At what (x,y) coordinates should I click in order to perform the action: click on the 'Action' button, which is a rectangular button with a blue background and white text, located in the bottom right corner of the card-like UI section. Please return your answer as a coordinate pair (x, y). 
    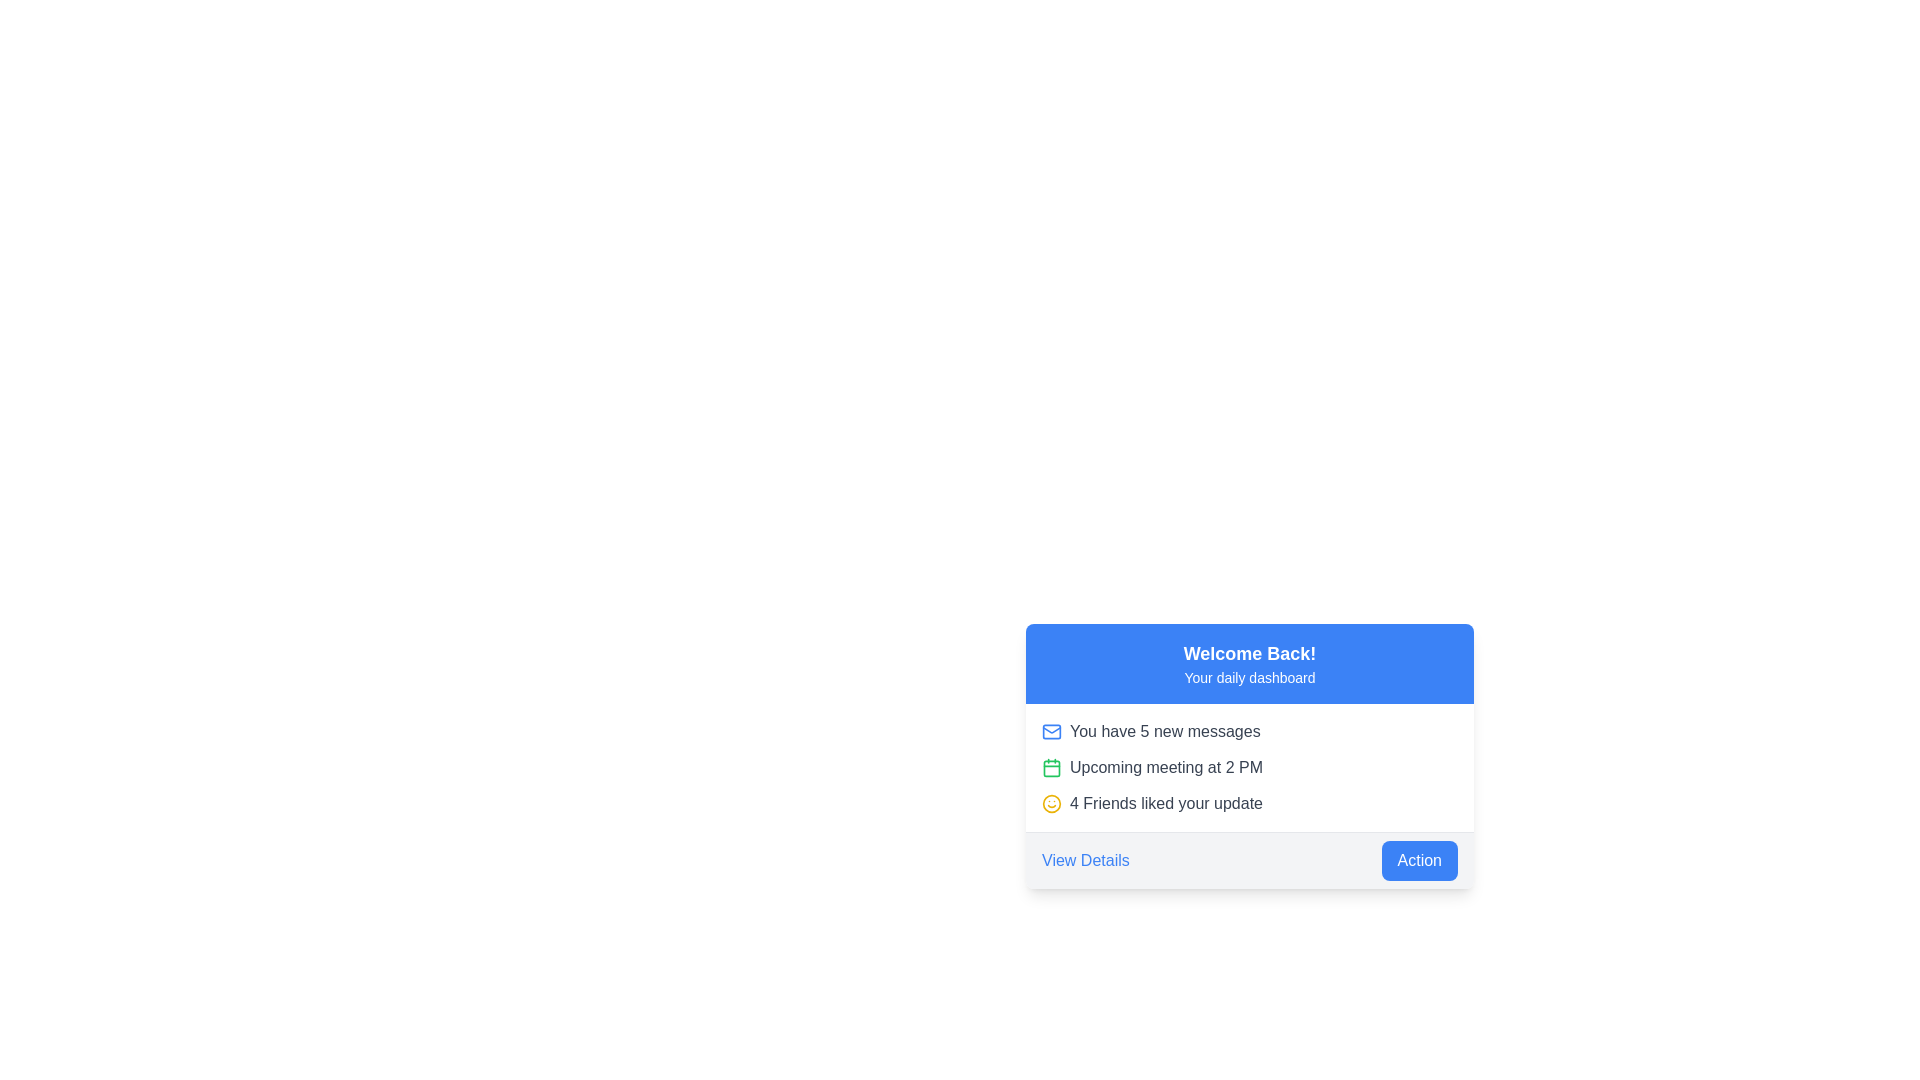
    Looking at the image, I should click on (1418, 859).